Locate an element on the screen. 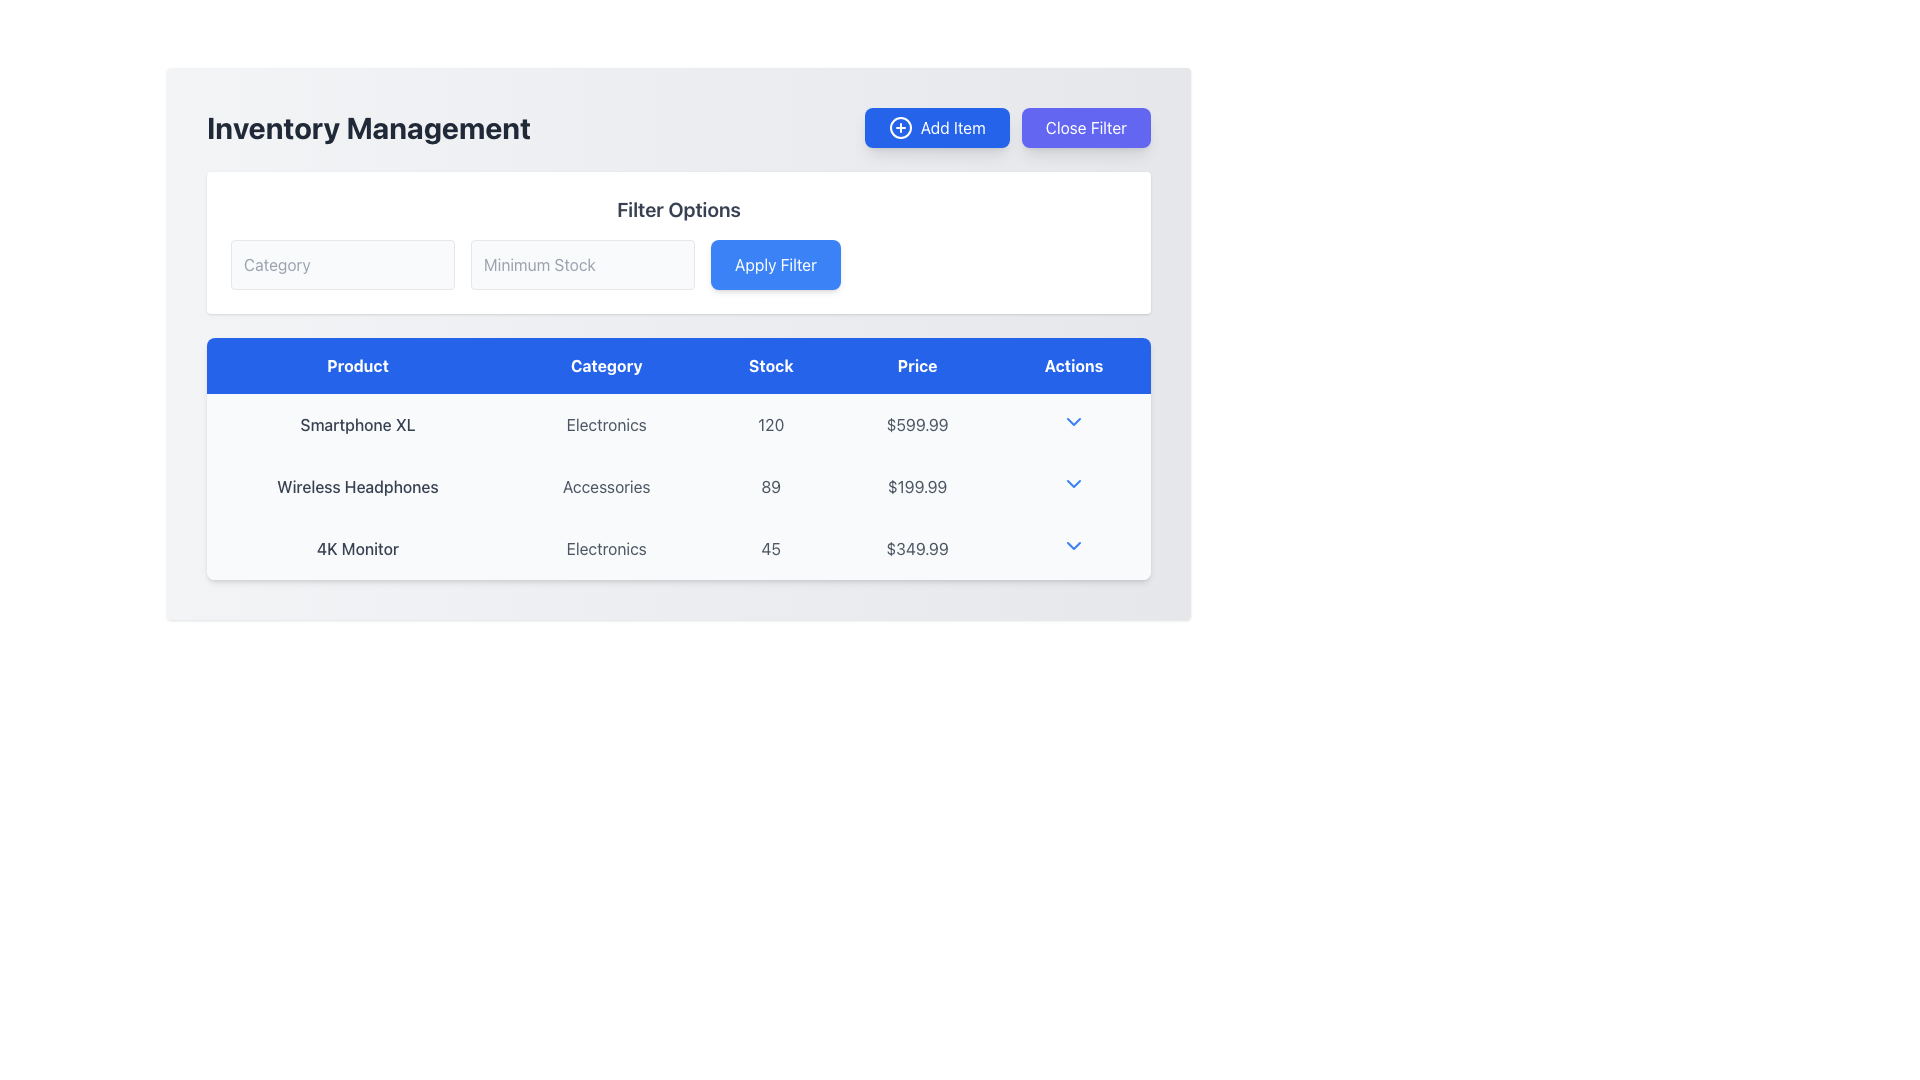  the Dropdown expansion icon in the Actions column of the table for the '4K Monitor' product to change its color is located at coordinates (1073, 548).